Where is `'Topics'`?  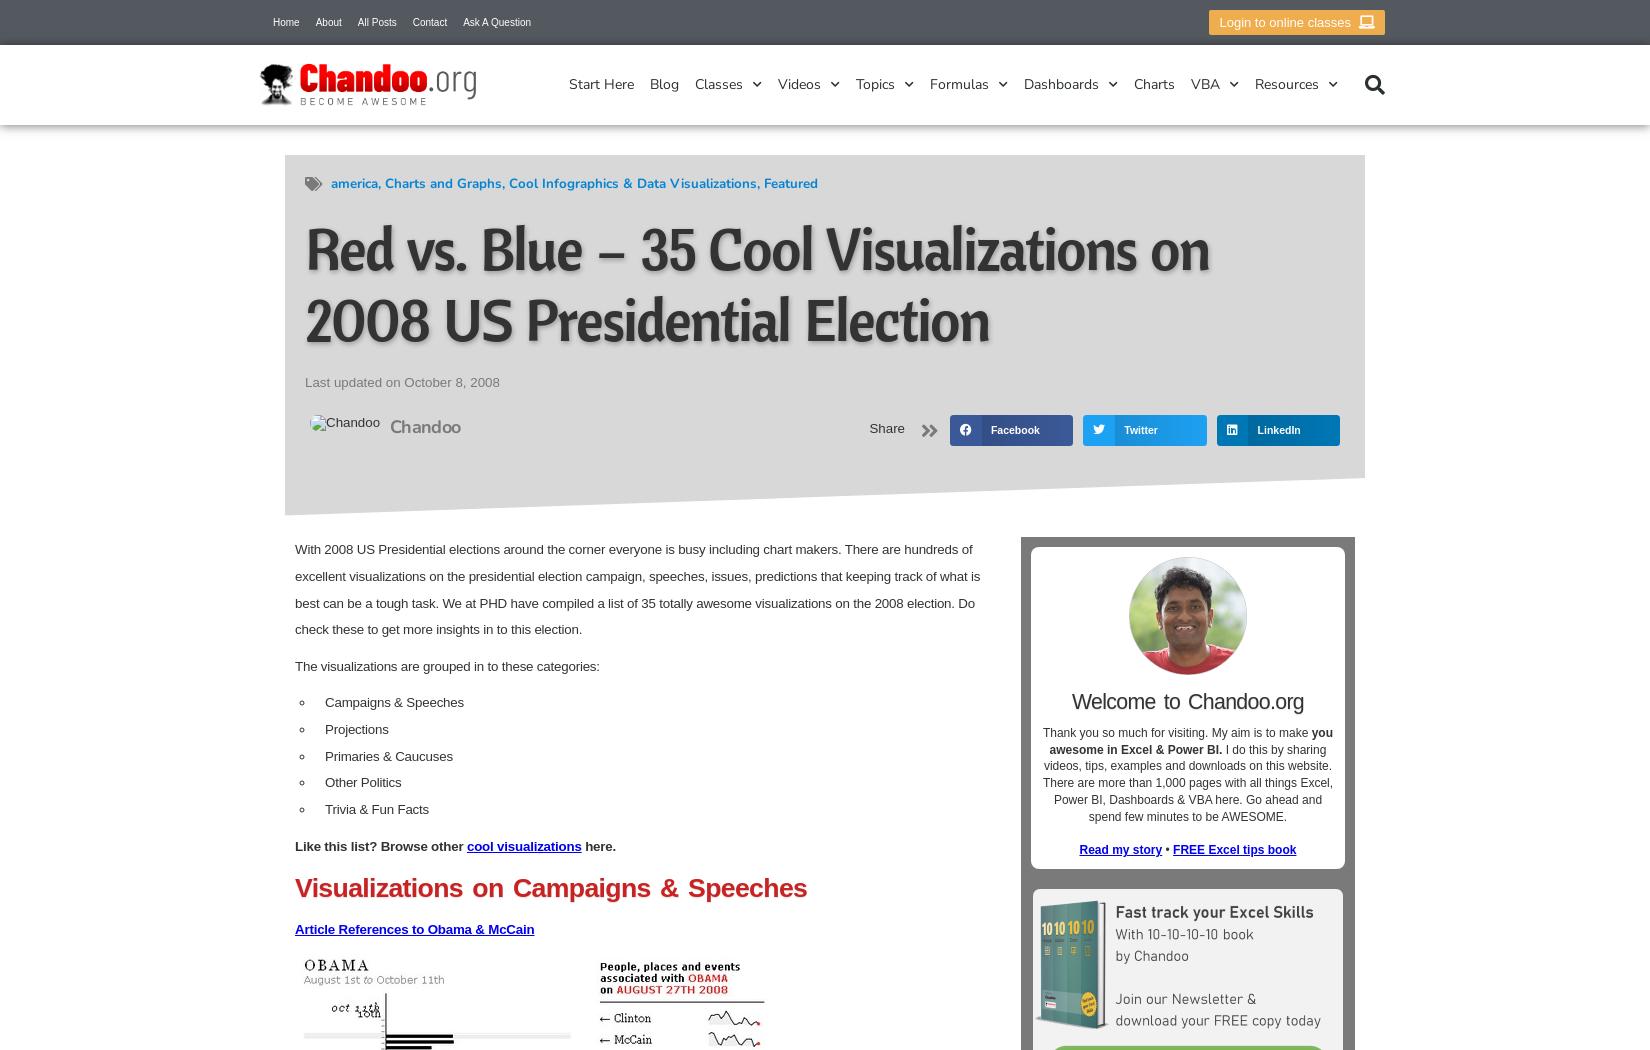 'Topics' is located at coordinates (856, 84).